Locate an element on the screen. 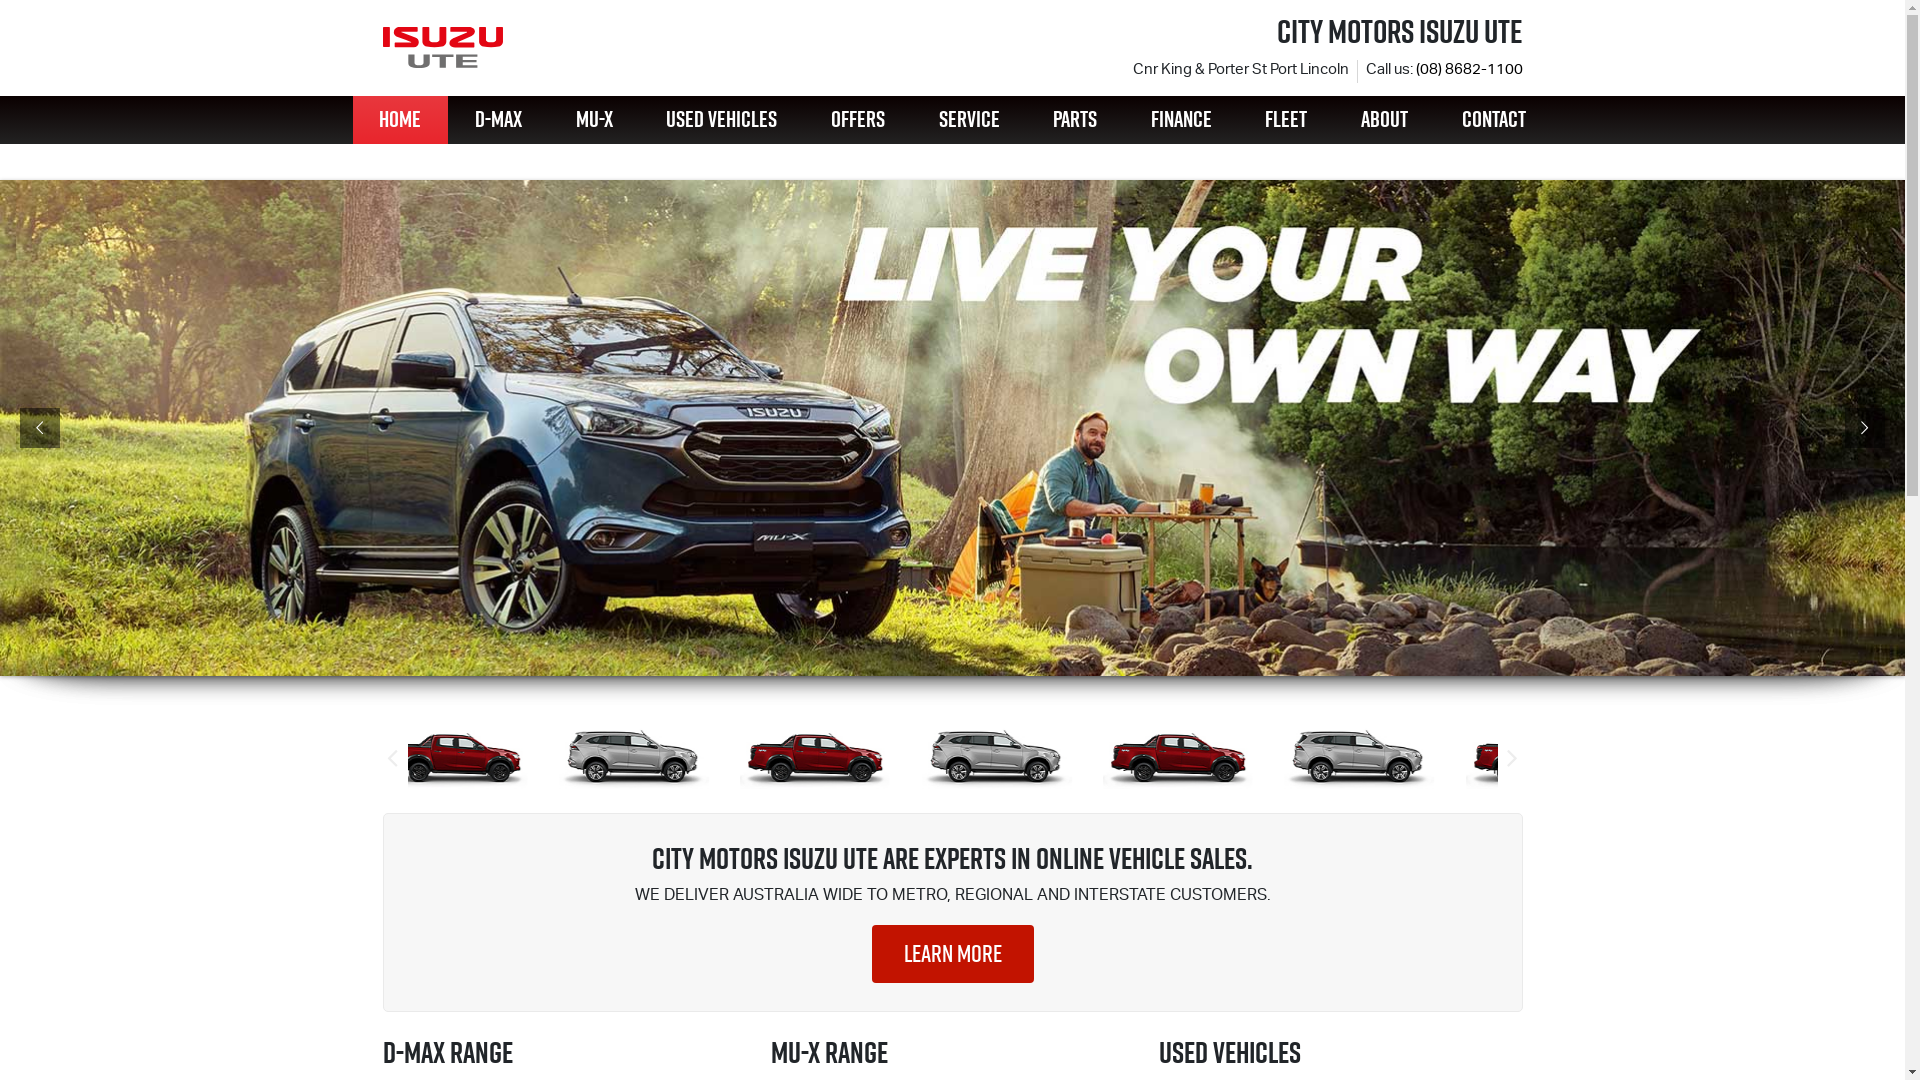  'PARTS' is located at coordinates (1026, 119).